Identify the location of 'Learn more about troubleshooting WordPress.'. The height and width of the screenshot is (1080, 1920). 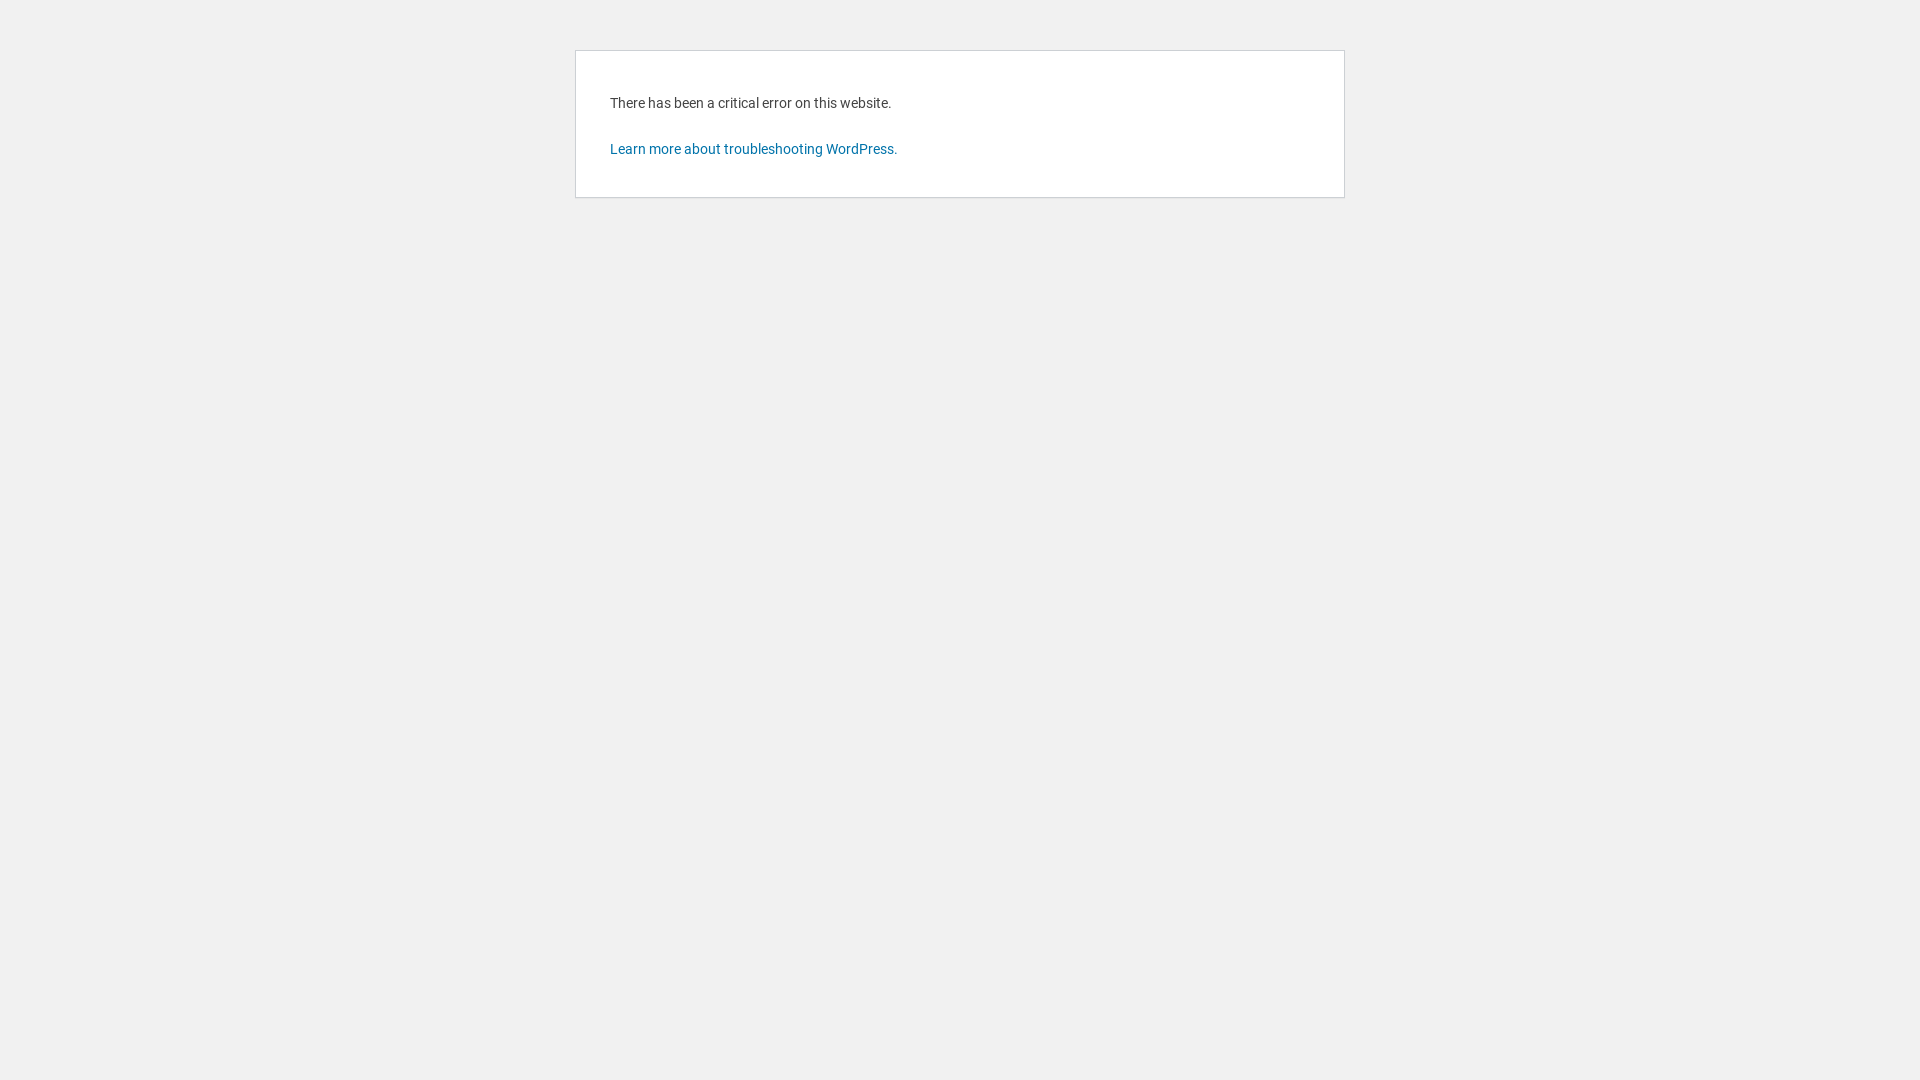
(752, 148).